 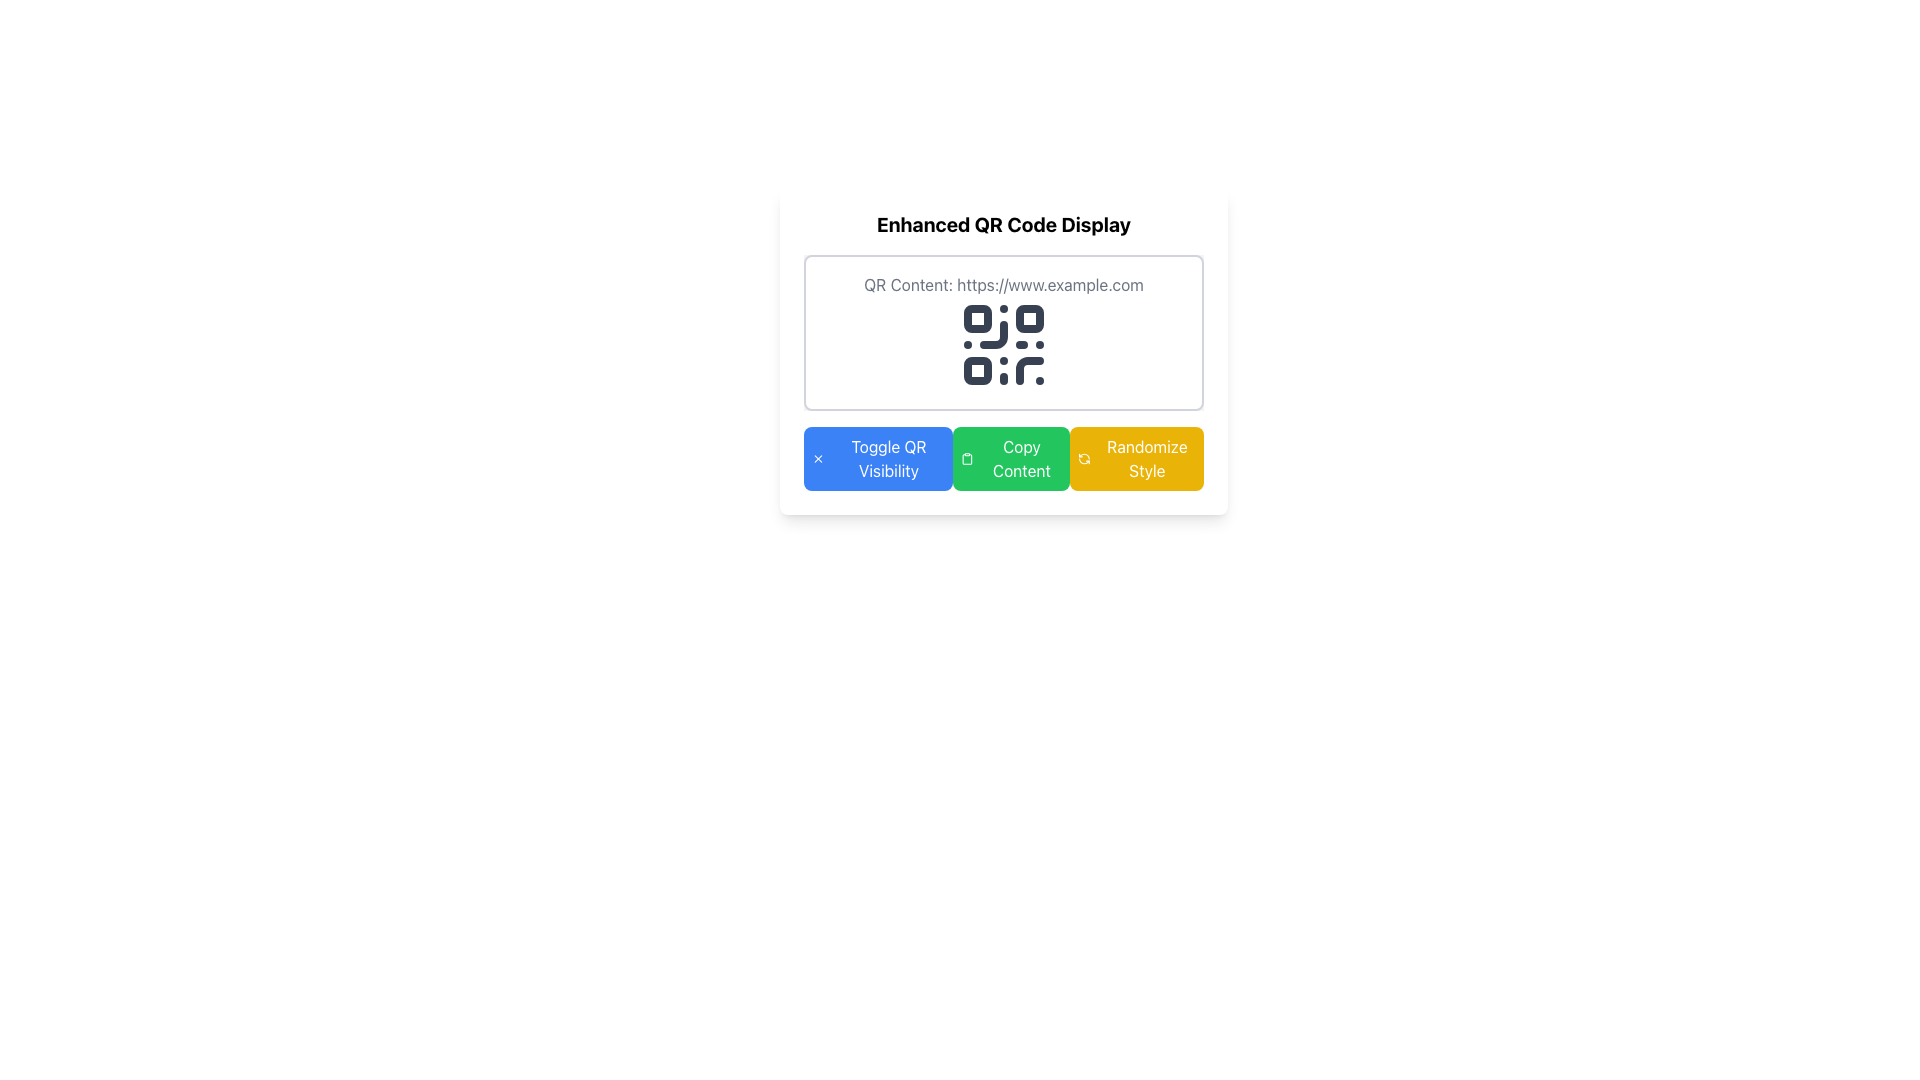 I want to click on the bottom-left corner square of the QR code in the 'Enhanced QR Code Display' module, so click(x=978, y=370).